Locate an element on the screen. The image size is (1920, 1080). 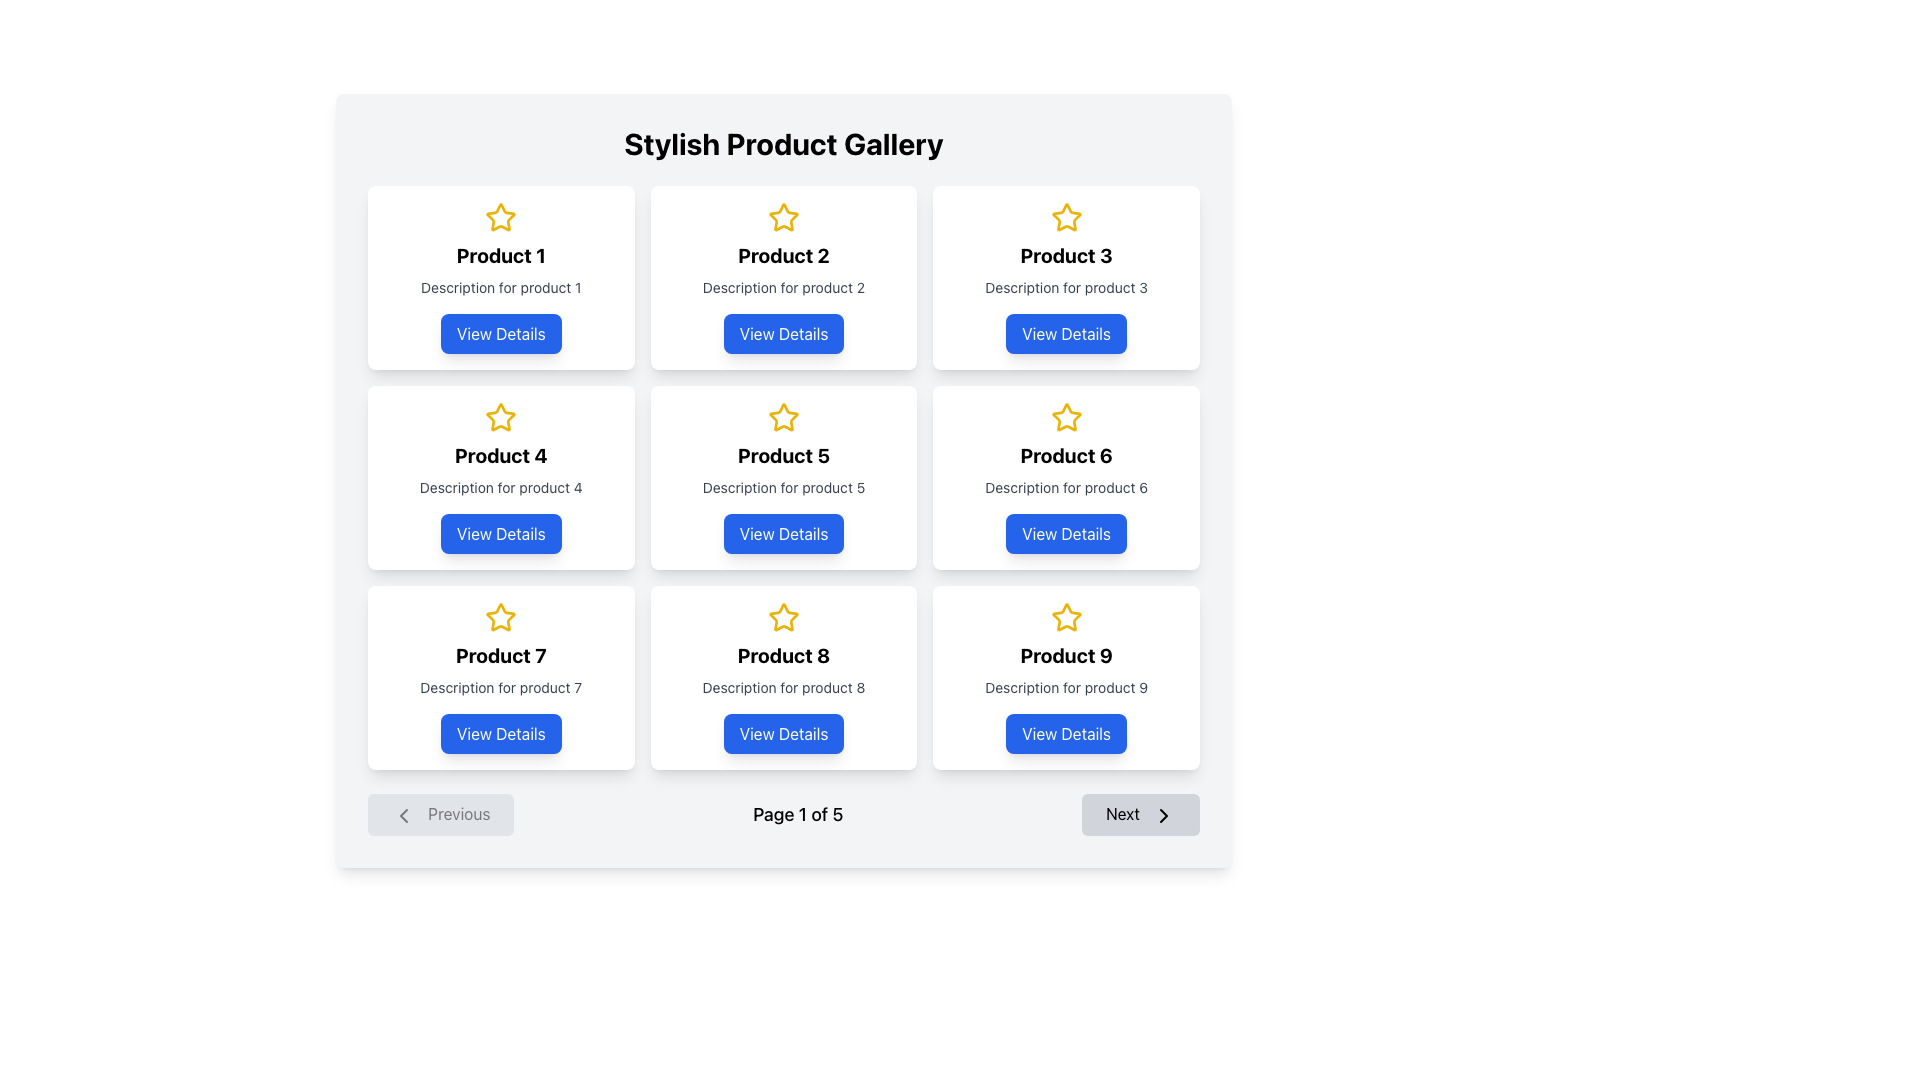
label displaying 'Product 5' in bold, extra-large font, which is located centrally within the second row's middle card in a grid layout is located at coordinates (782, 455).